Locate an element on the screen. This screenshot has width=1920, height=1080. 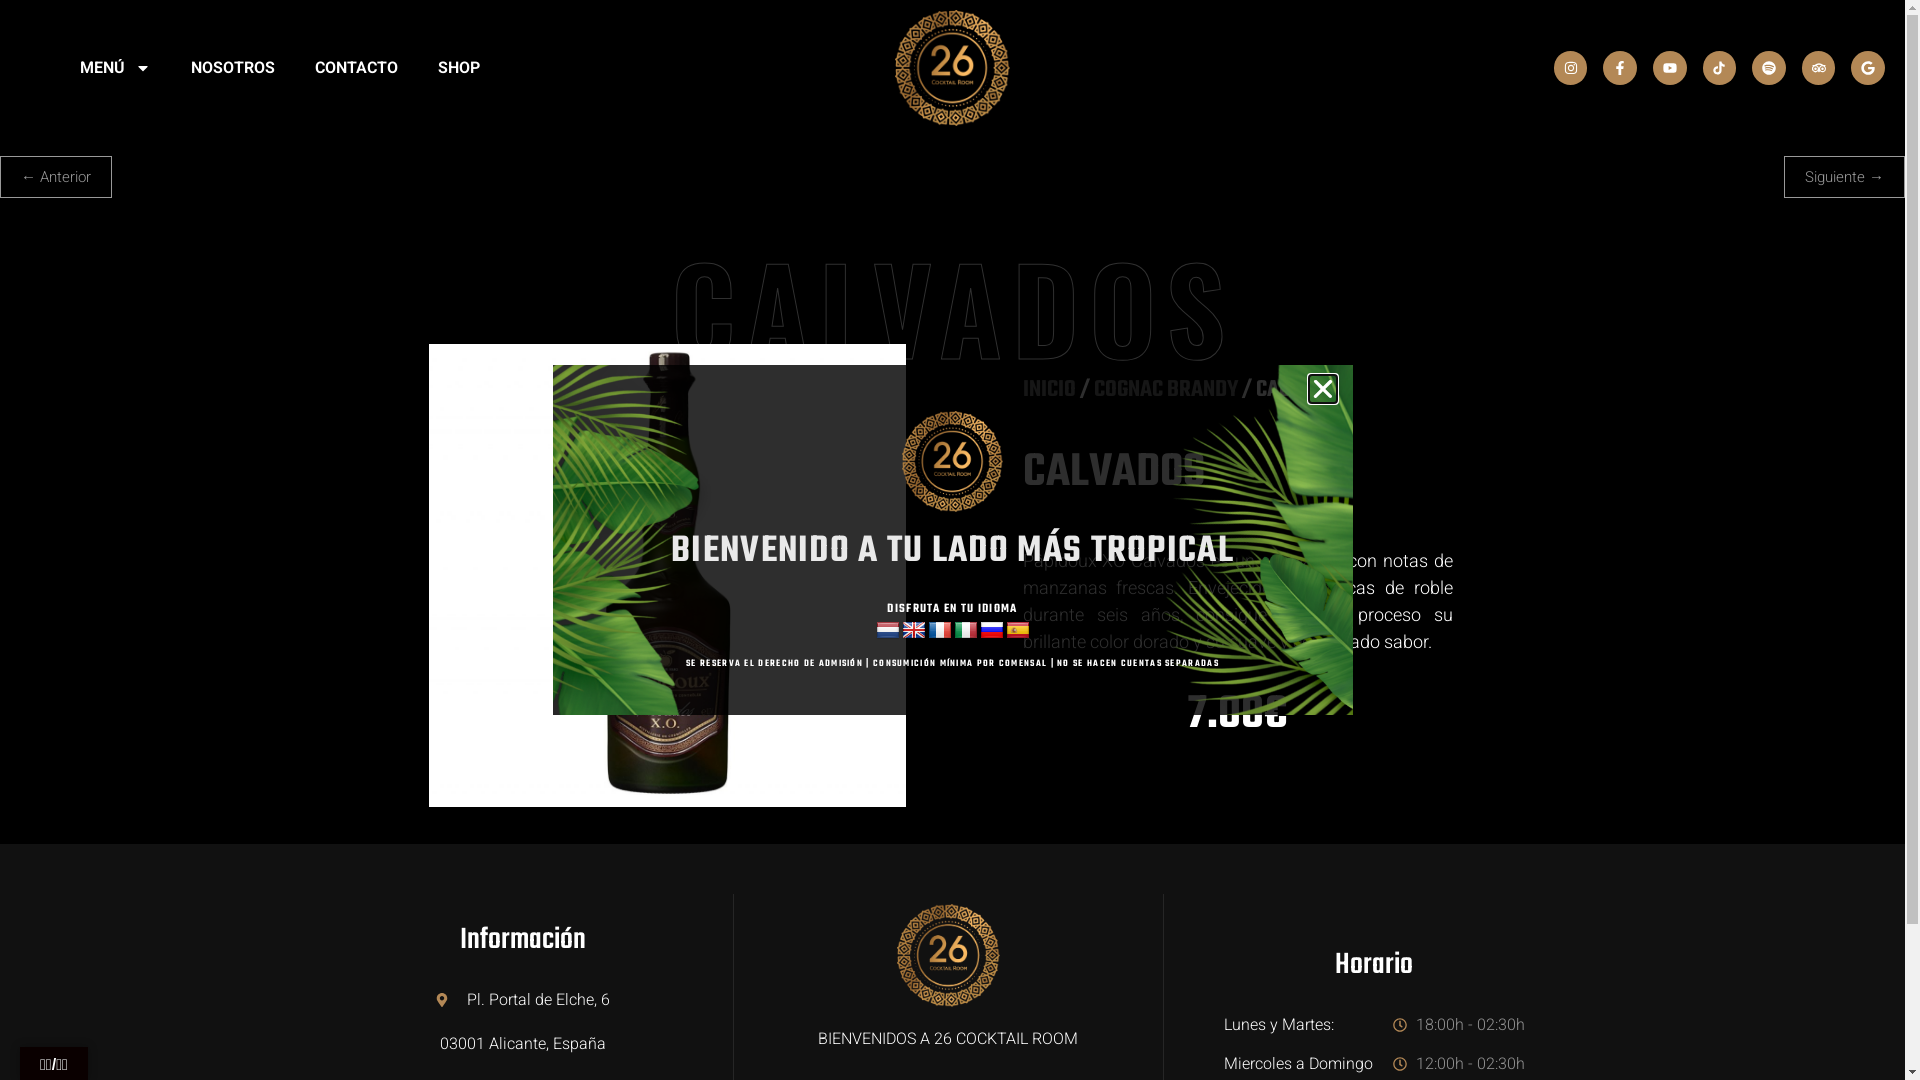
'English' is located at coordinates (912, 631).